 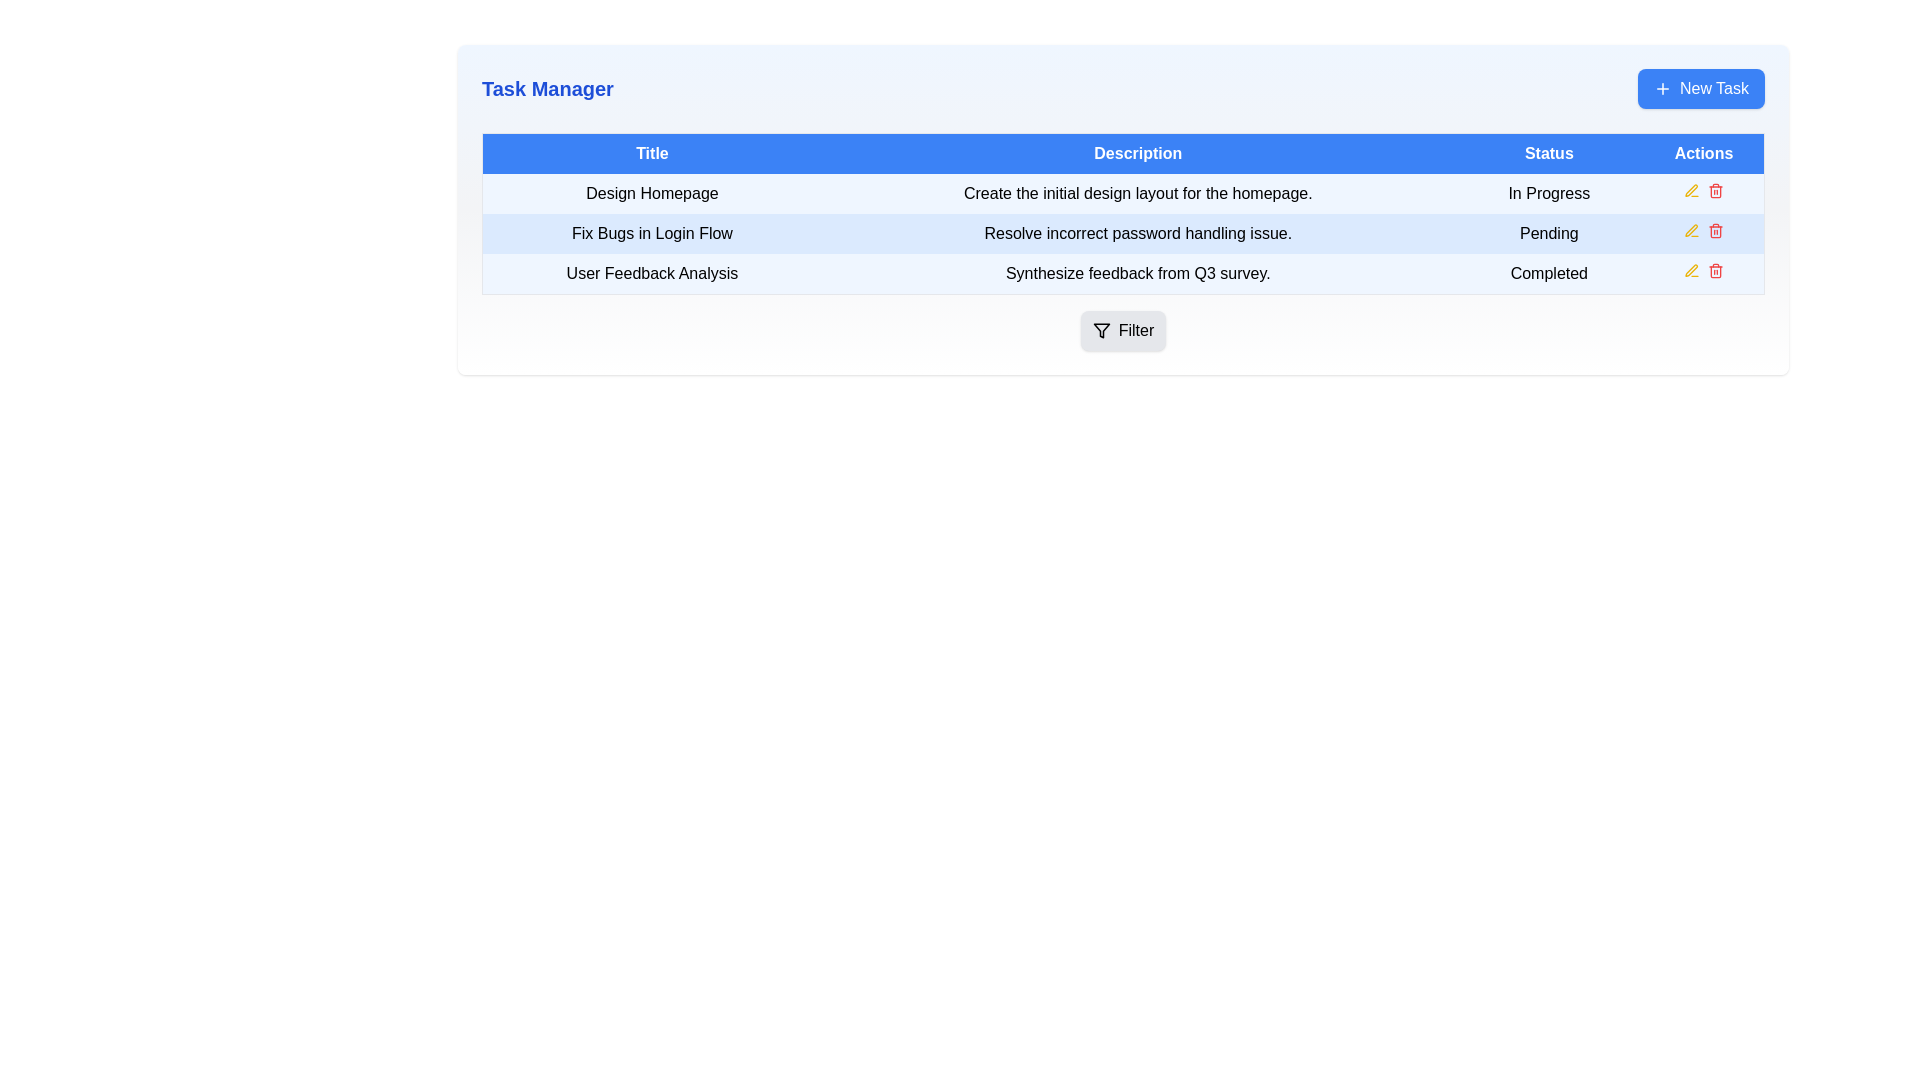 What do you see at coordinates (1703, 152) in the screenshot?
I see `the 'Actions' header text label, which indicates the actions that can be taken for each row in the table` at bounding box center [1703, 152].